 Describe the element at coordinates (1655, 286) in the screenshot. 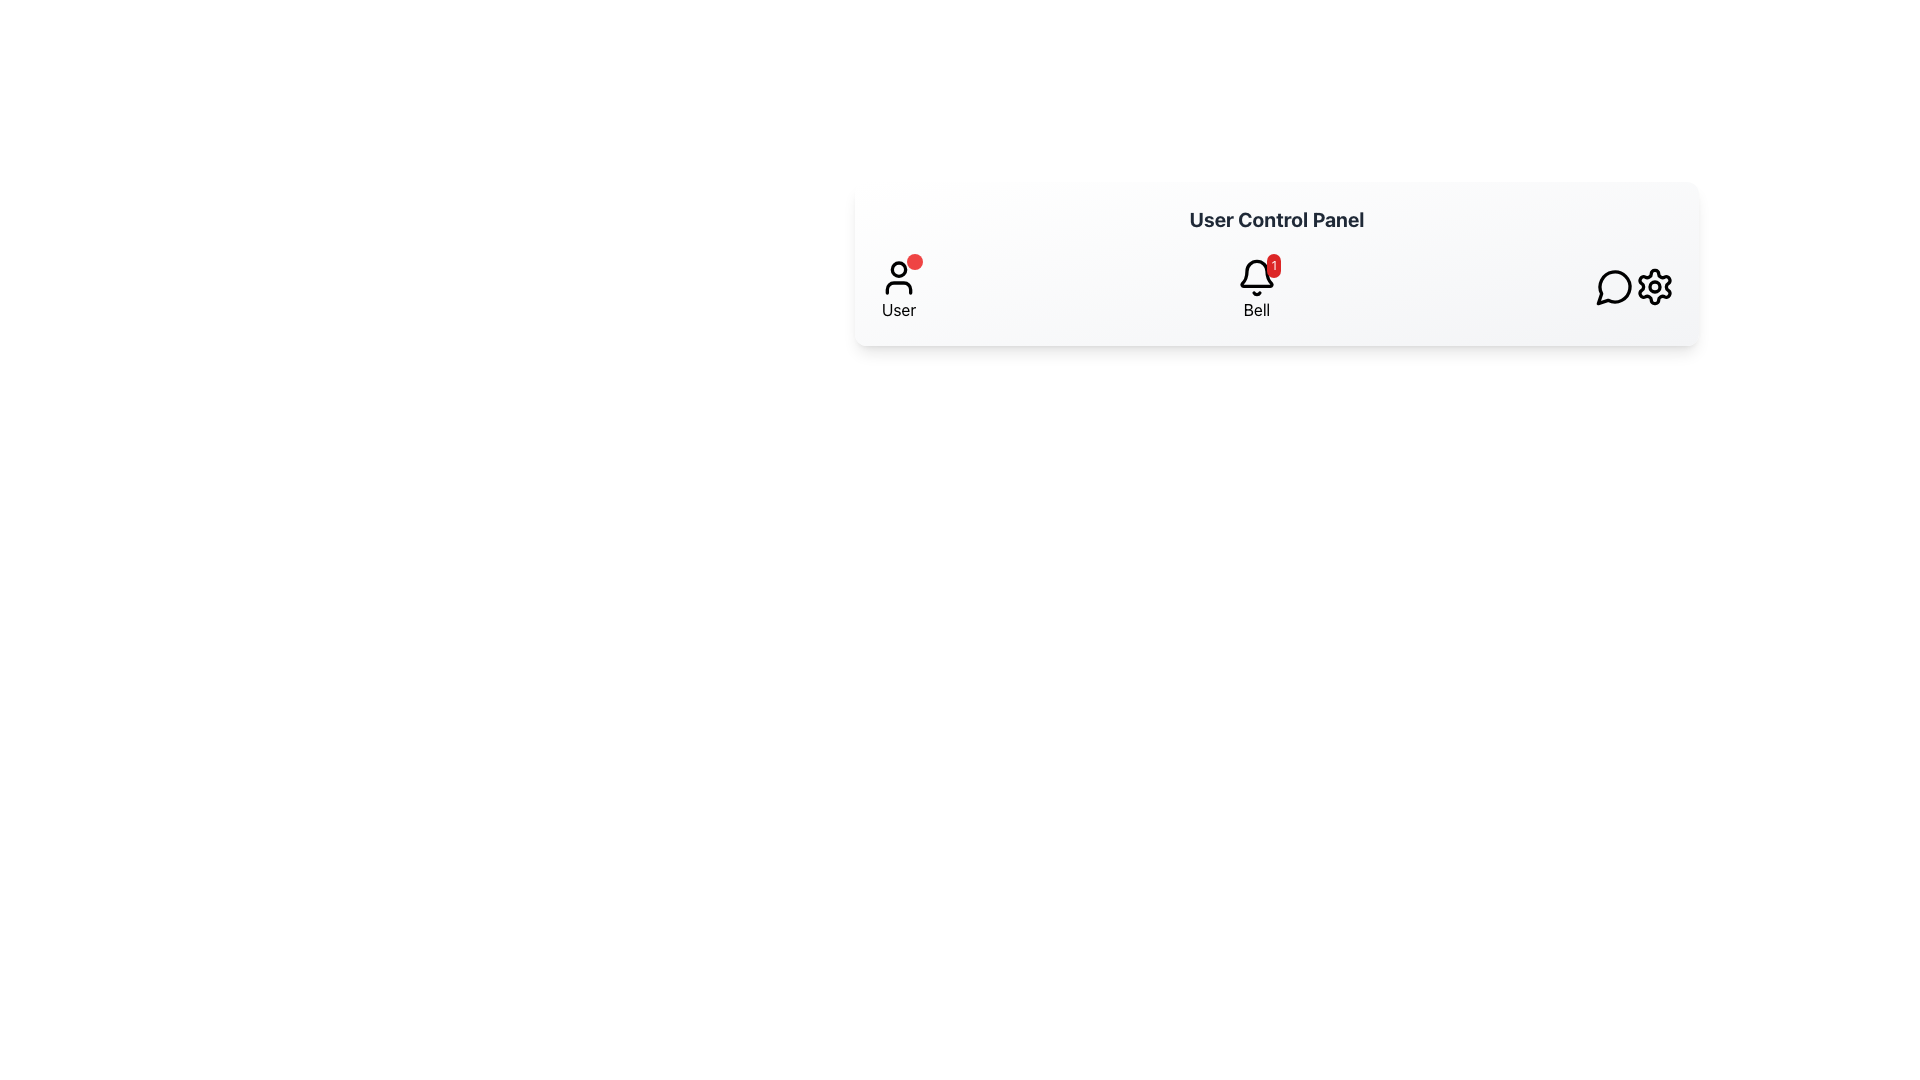

I see `the SVG Circle Element that serves as a visual indicator within the gear icon, indicating an active state or alert, located at the far-right side of the control panel` at that location.